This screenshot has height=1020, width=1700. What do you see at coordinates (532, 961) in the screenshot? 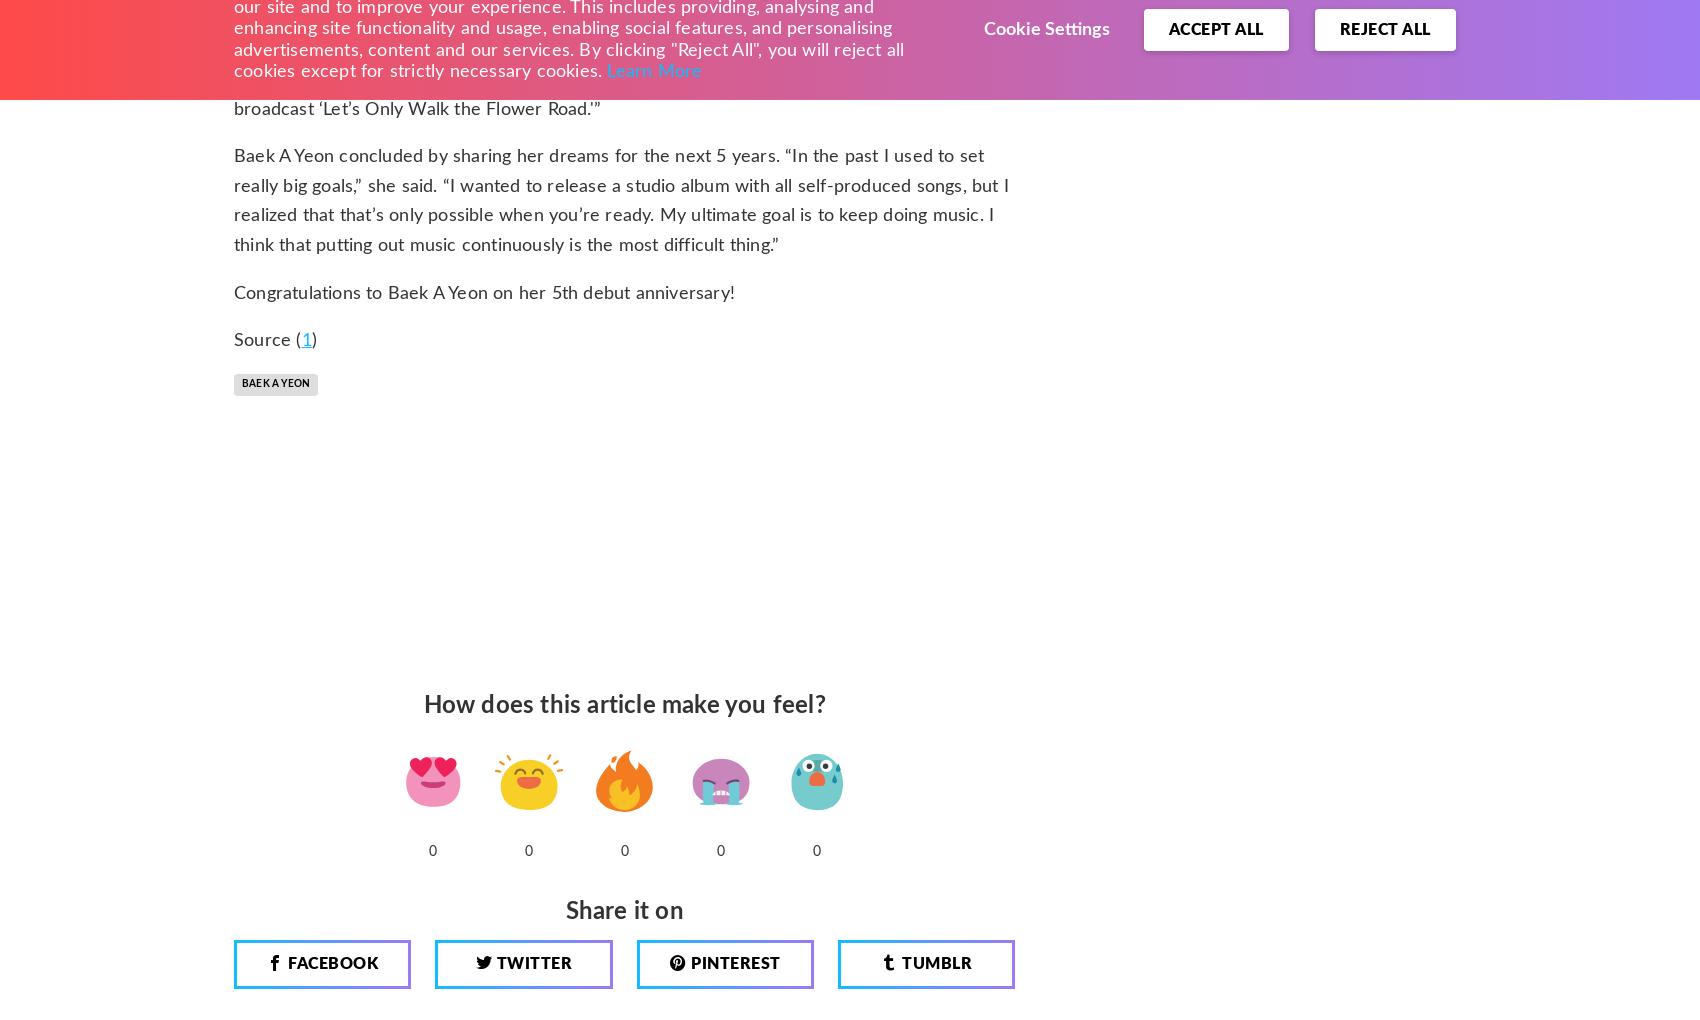
I see `'Twitter'` at bounding box center [532, 961].